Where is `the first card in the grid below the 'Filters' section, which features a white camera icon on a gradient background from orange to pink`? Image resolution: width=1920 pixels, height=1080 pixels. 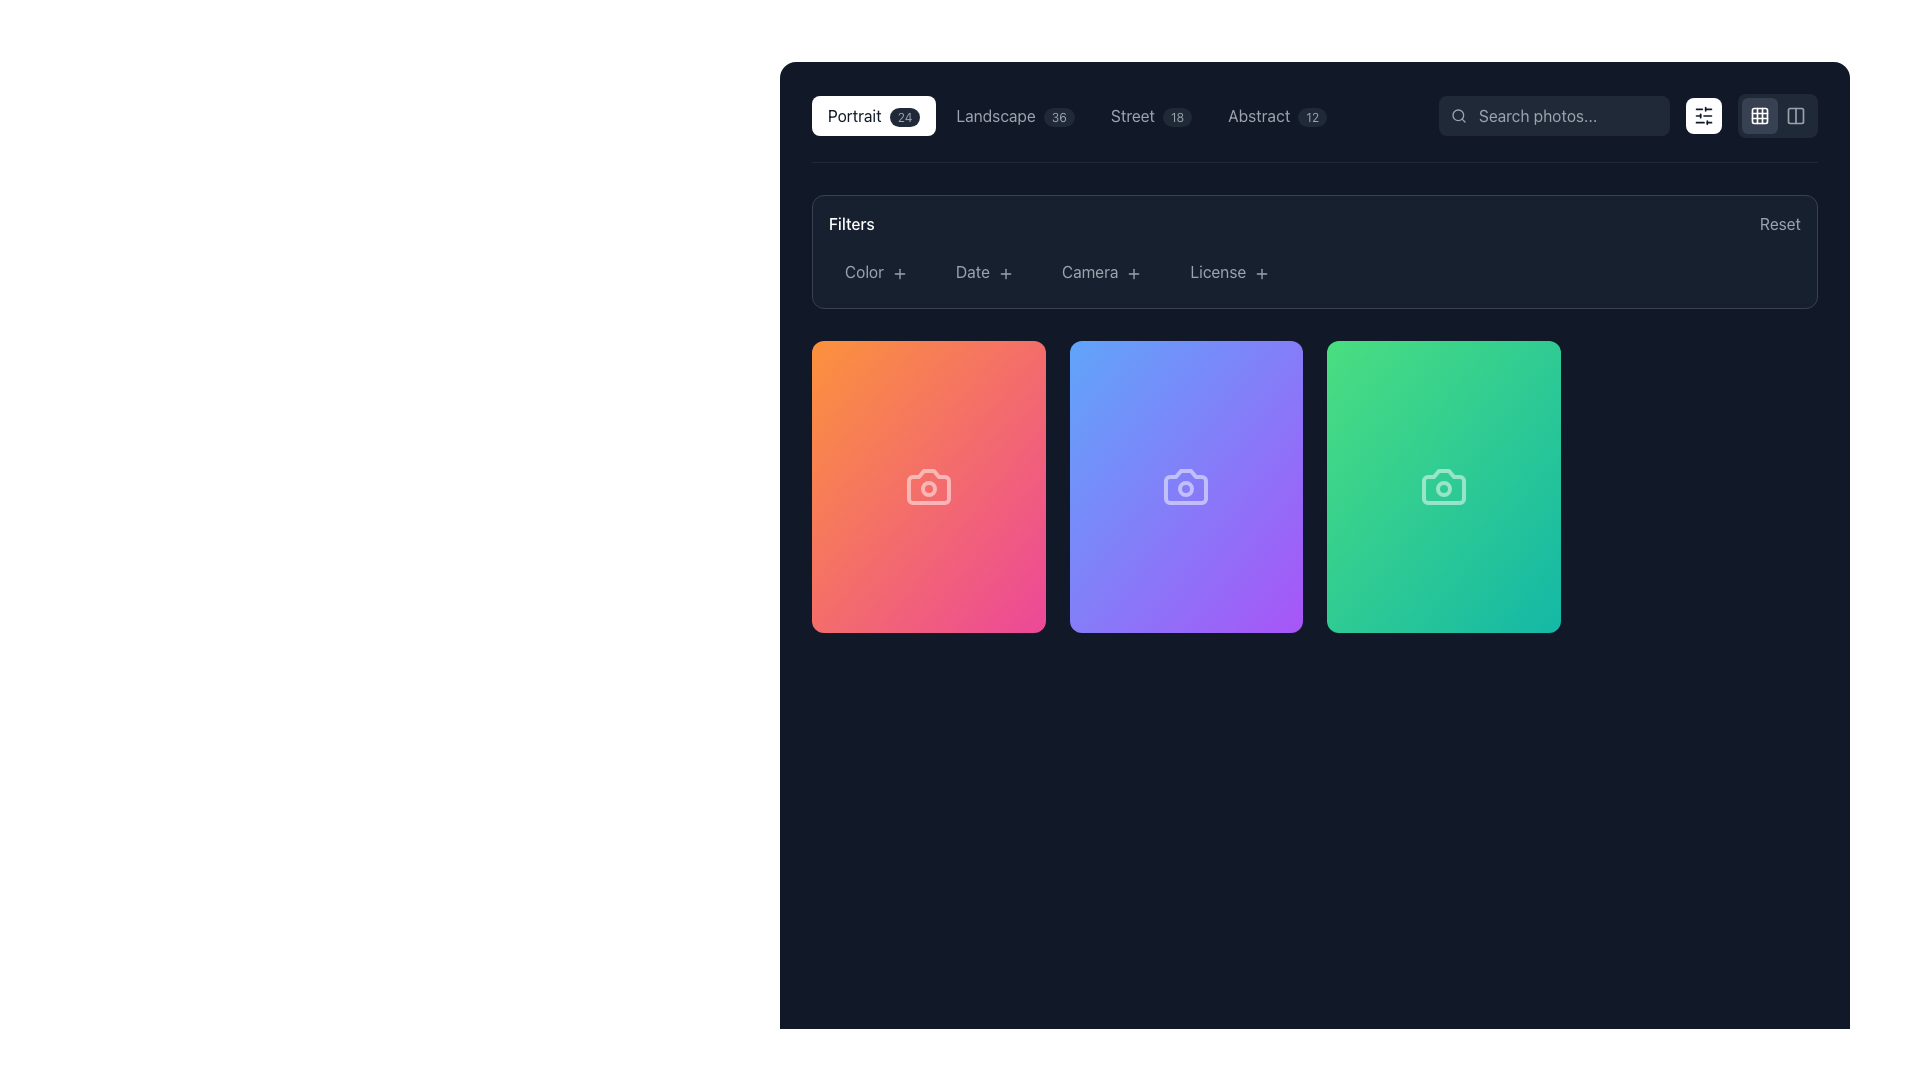 the first card in the grid below the 'Filters' section, which features a white camera icon on a gradient background from orange to pink is located at coordinates (927, 486).